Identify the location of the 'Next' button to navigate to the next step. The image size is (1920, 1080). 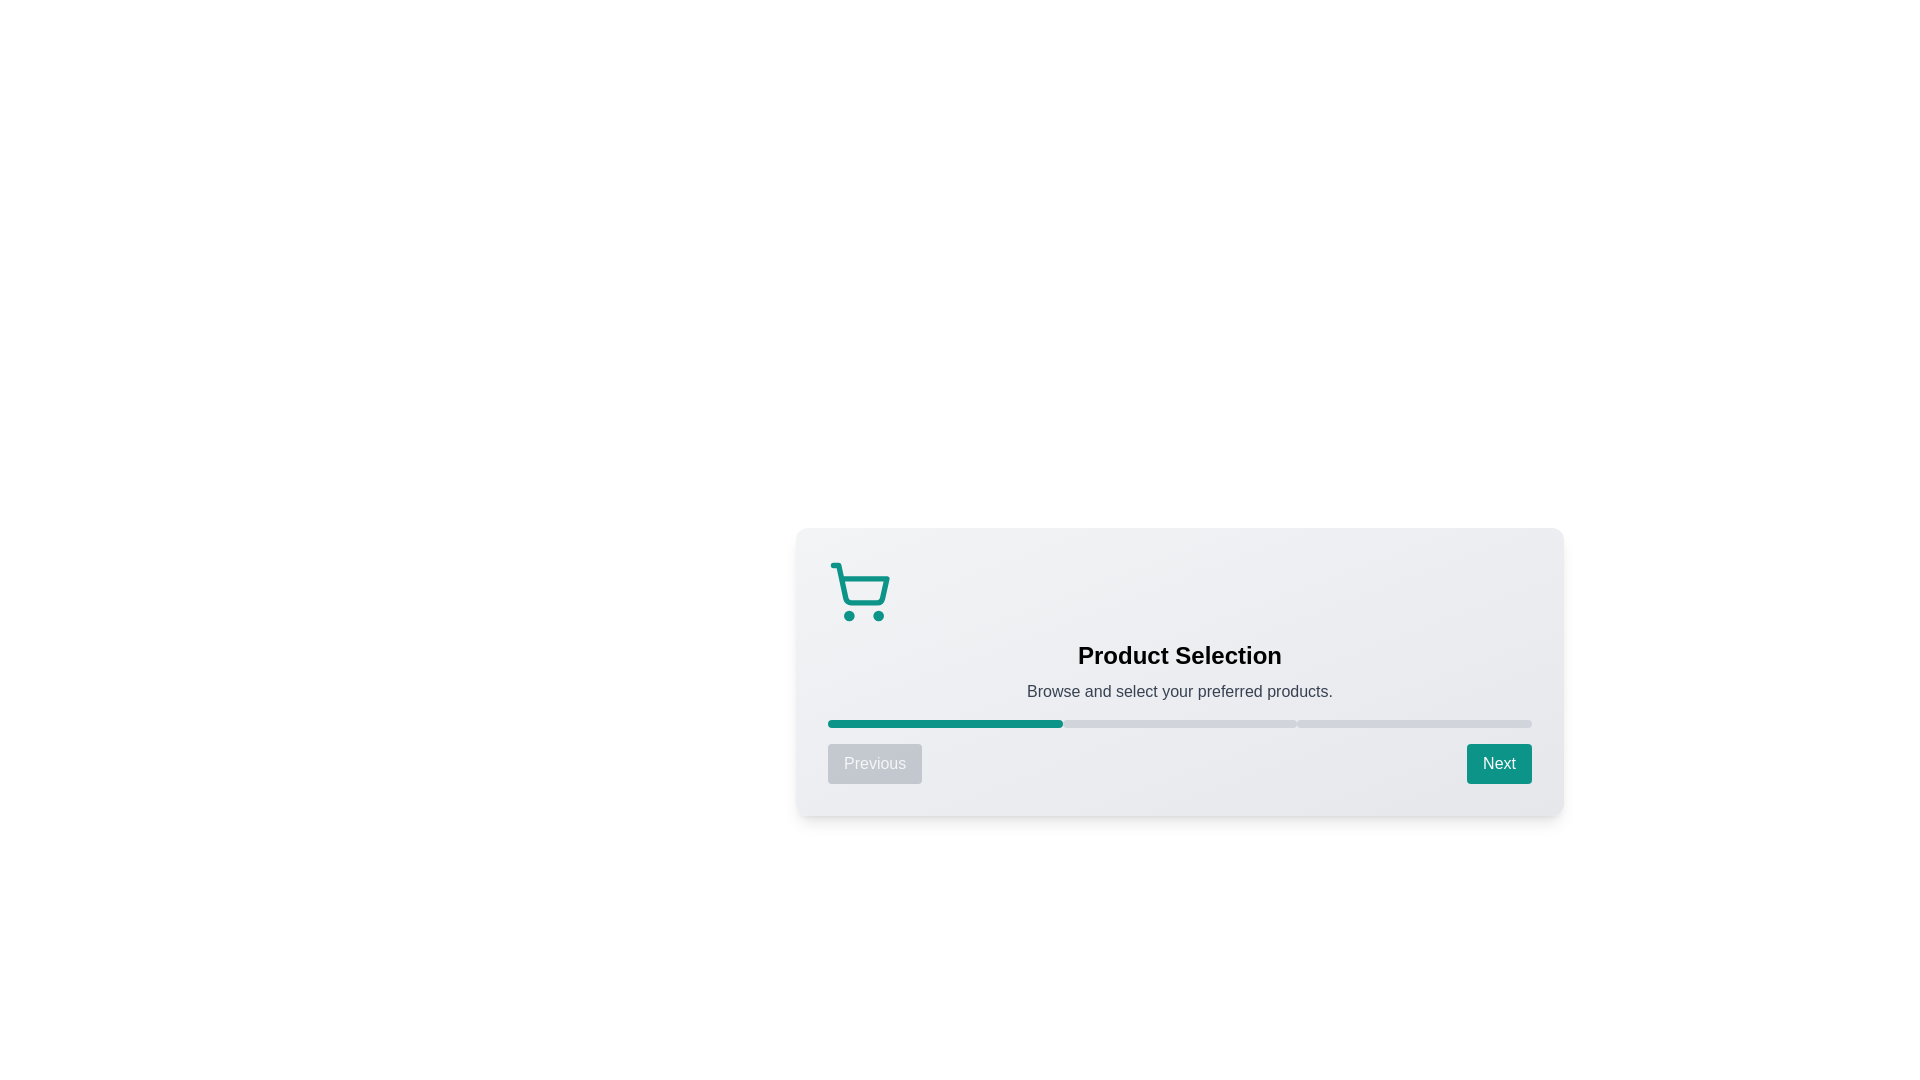
(1499, 763).